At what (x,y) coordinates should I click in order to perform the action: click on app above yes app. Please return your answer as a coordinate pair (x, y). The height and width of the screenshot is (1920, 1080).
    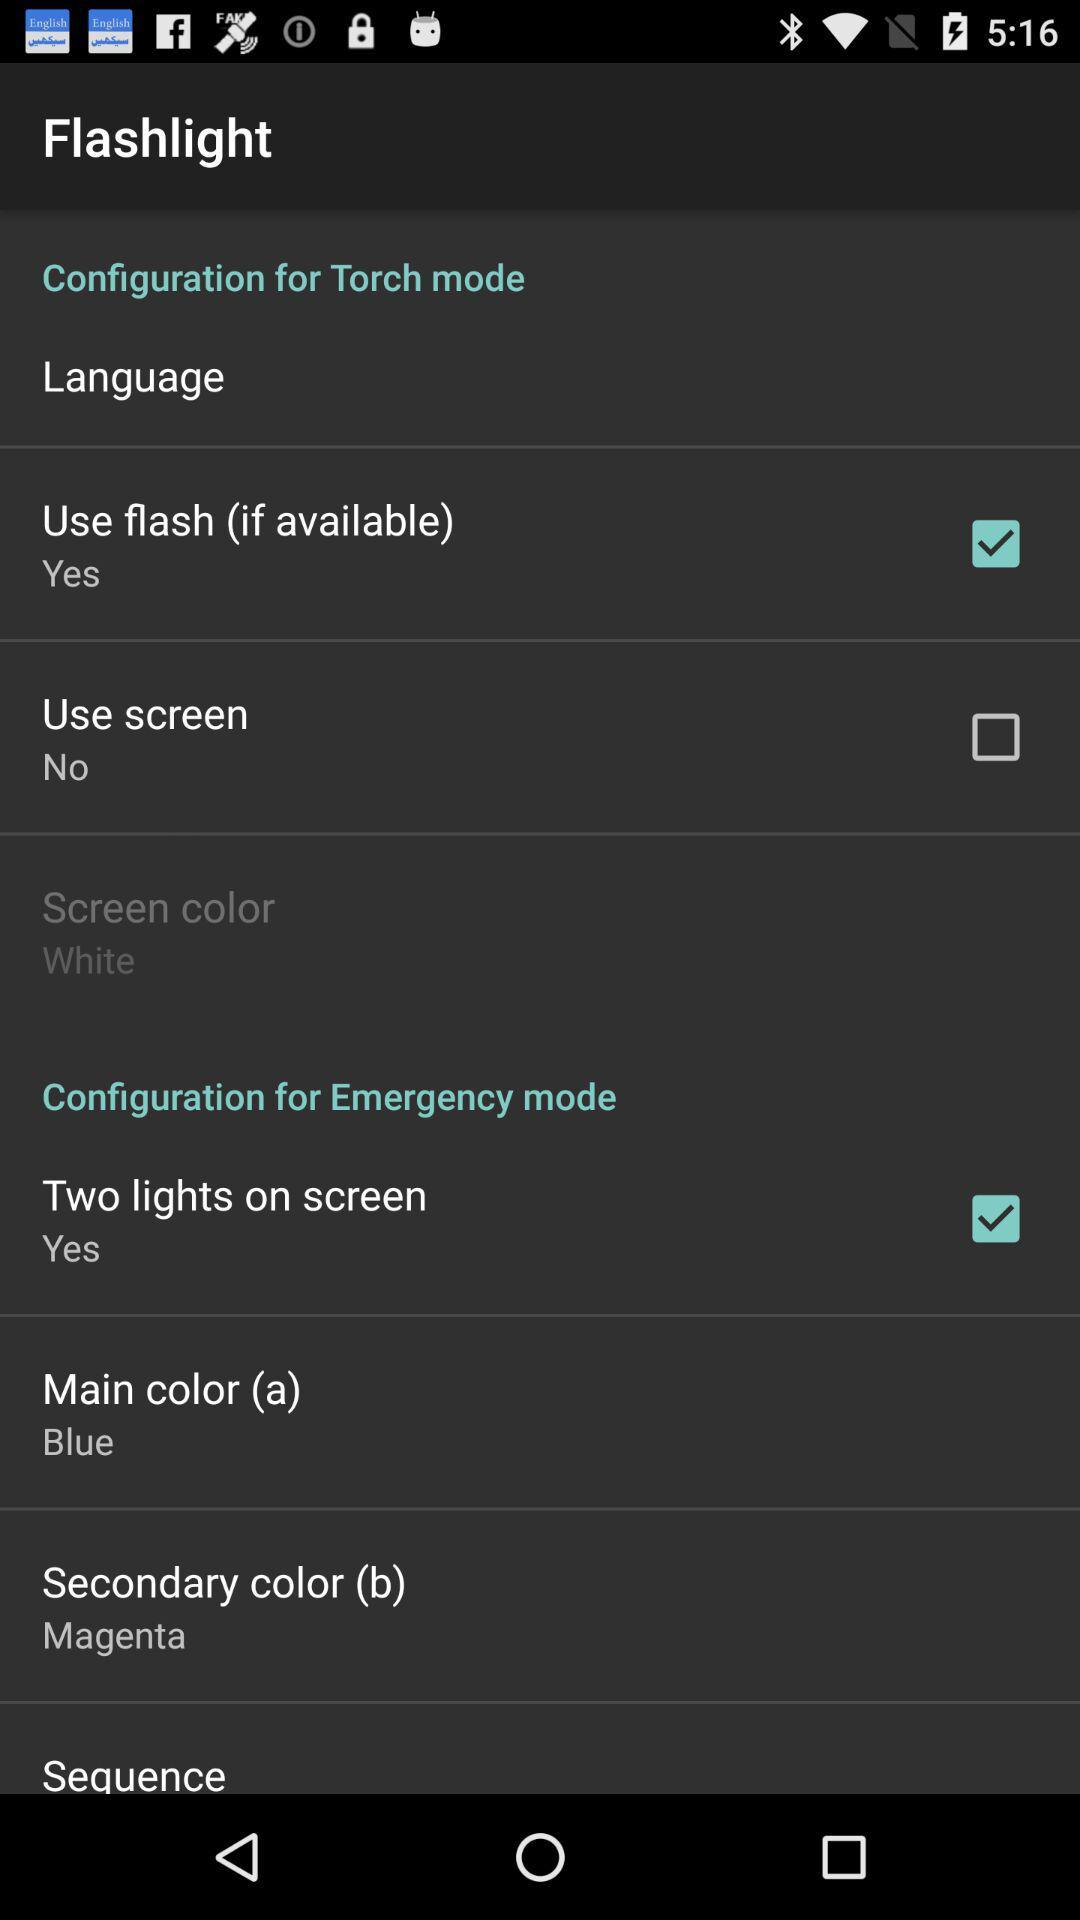
    Looking at the image, I should click on (247, 518).